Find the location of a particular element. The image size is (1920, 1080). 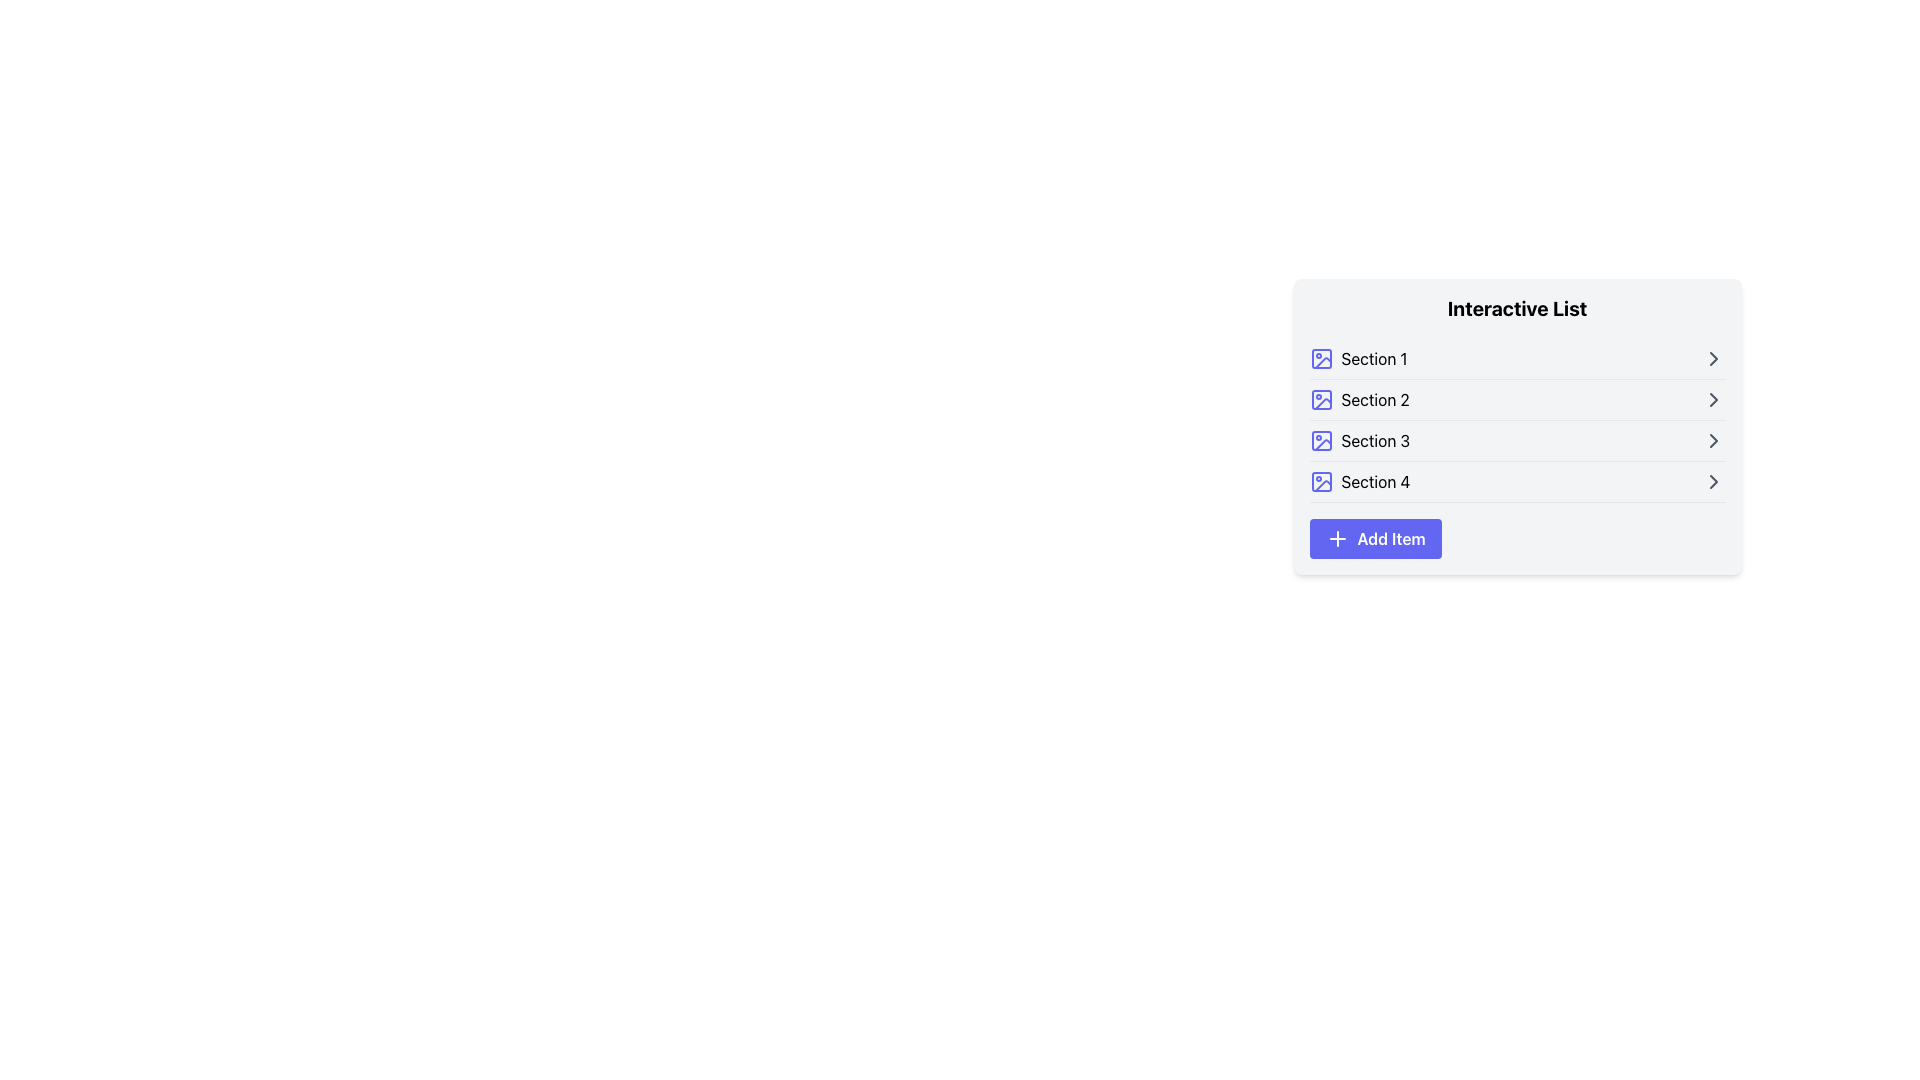

the right-pointing gray chevron arrow button located at the rightmost position of the 'Section 2' row in the interactive list is located at coordinates (1712, 400).